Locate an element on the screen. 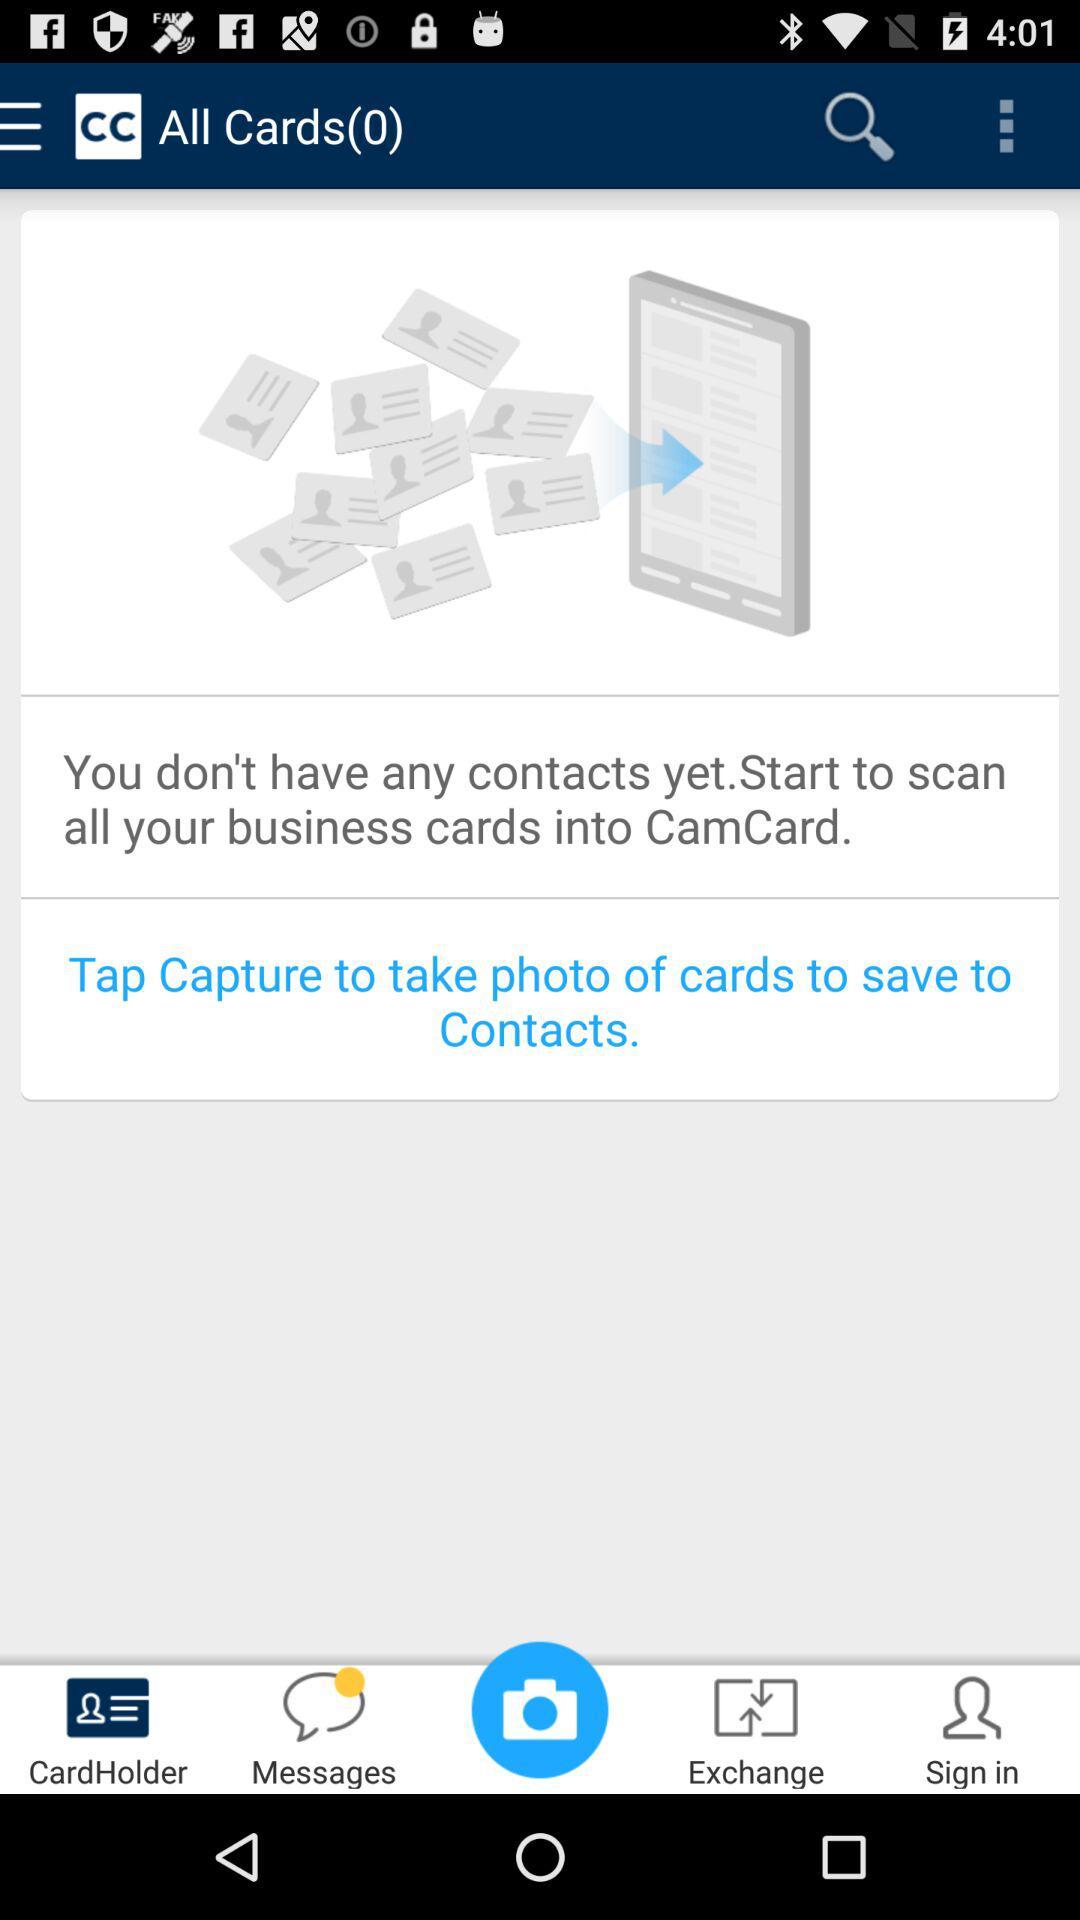 The image size is (1080, 1920). 3 dots on top right of page is located at coordinates (1006, 124).